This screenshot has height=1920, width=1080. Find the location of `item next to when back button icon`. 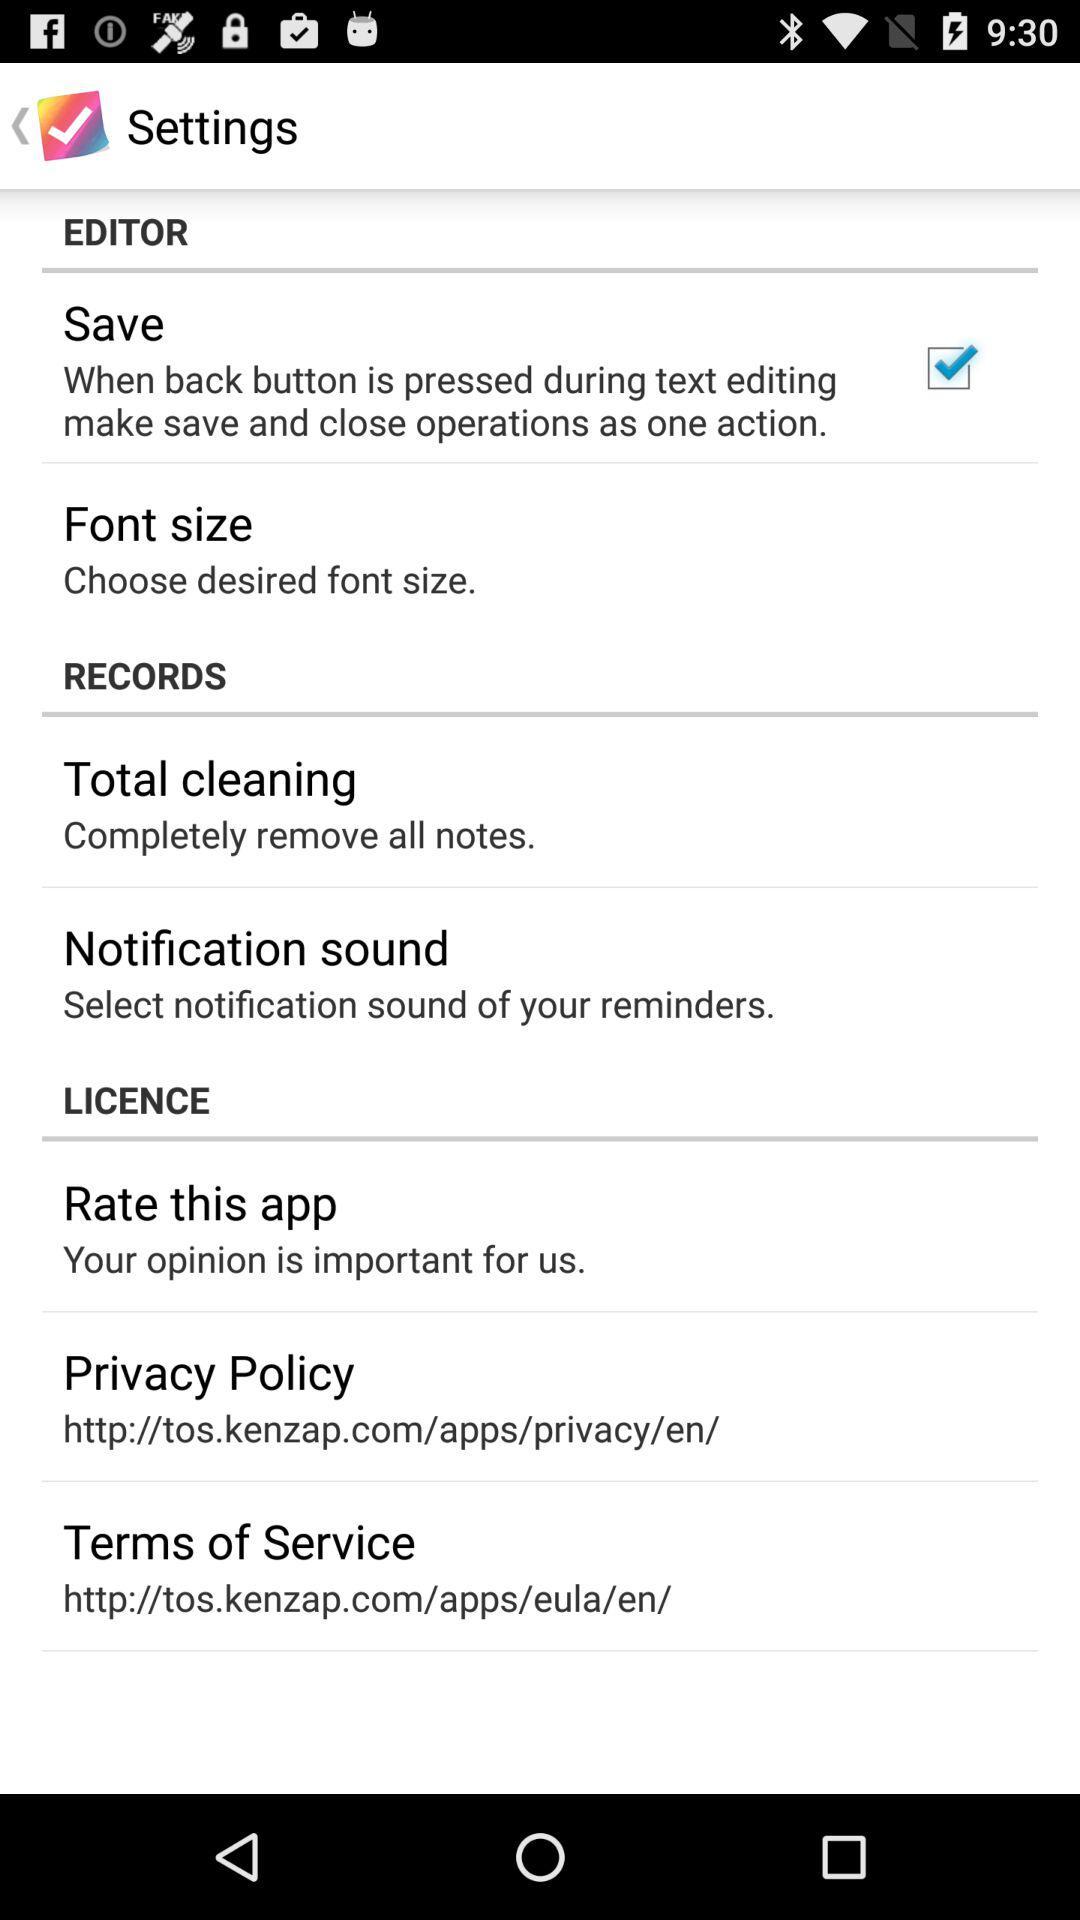

item next to when back button icon is located at coordinates (947, 368).